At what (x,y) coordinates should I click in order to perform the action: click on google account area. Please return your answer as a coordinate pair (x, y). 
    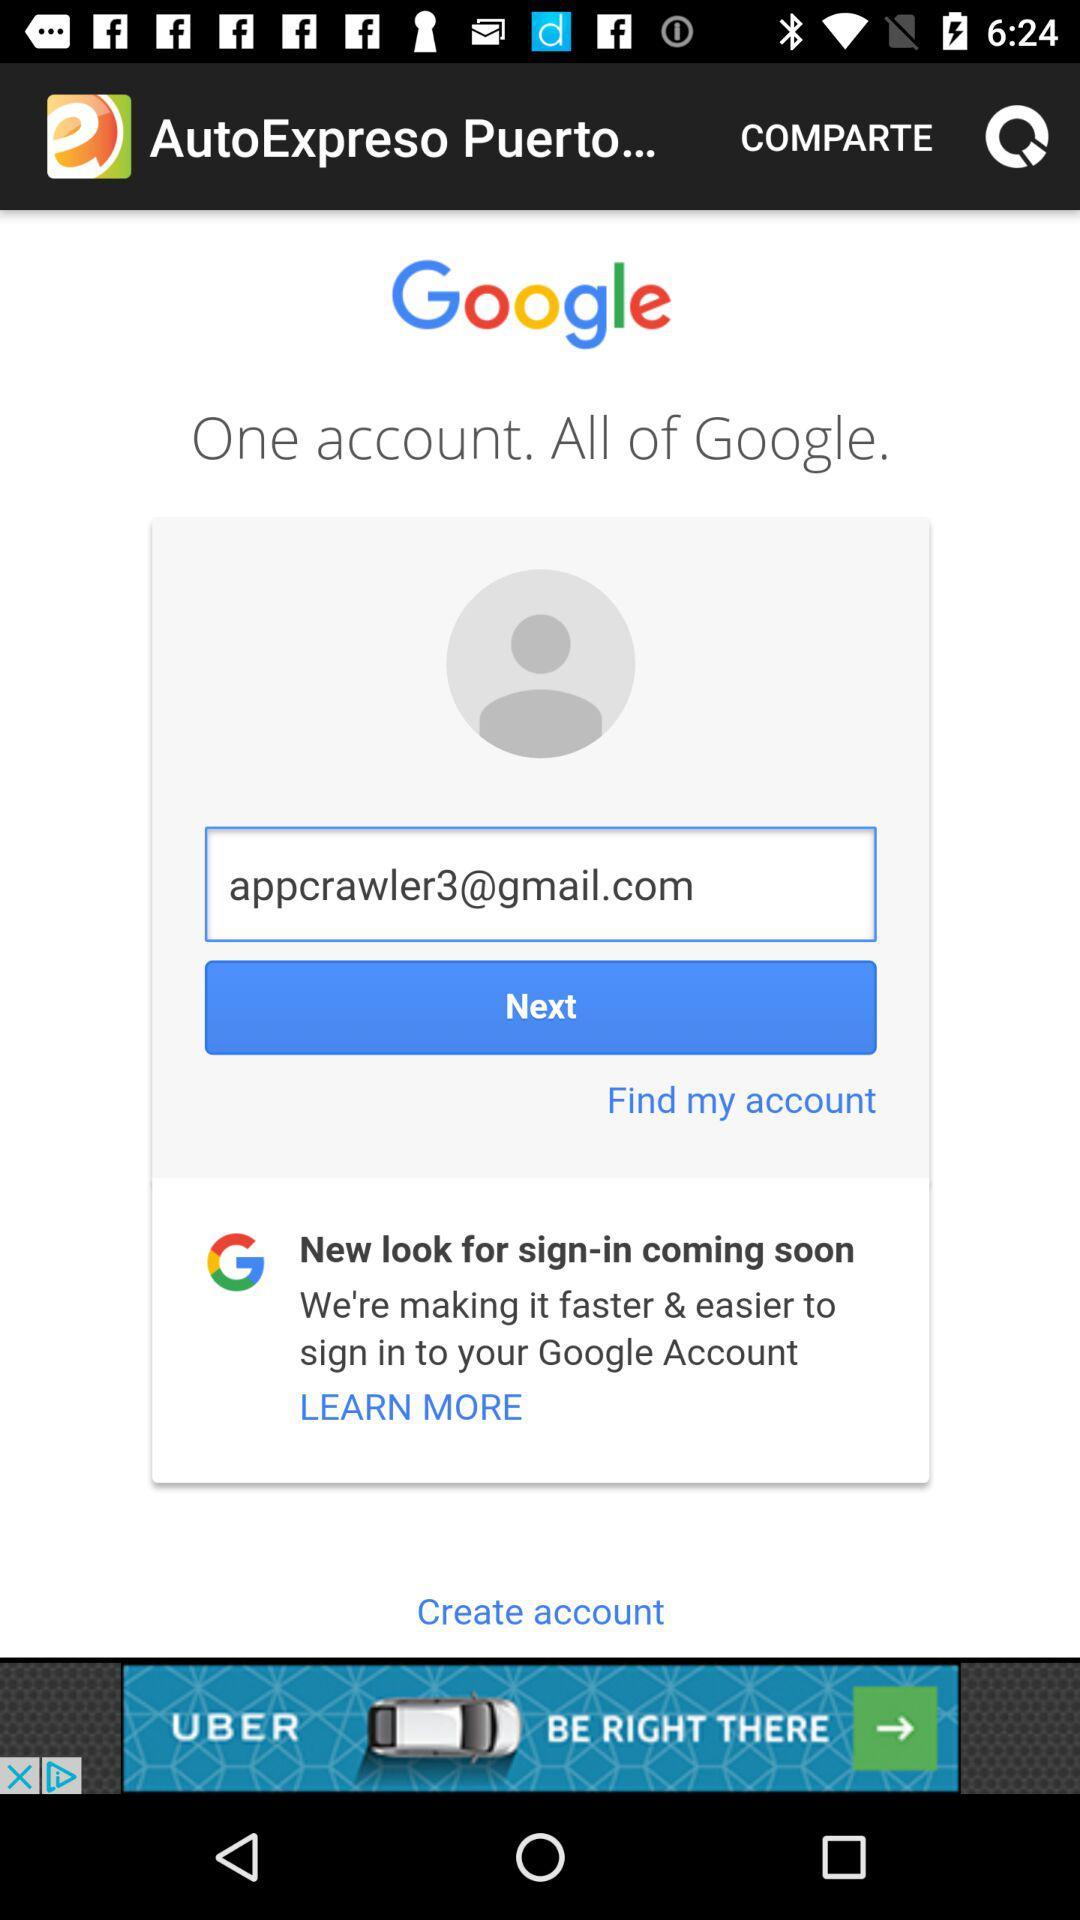
    Looking at the image, I should click on (540, 932).